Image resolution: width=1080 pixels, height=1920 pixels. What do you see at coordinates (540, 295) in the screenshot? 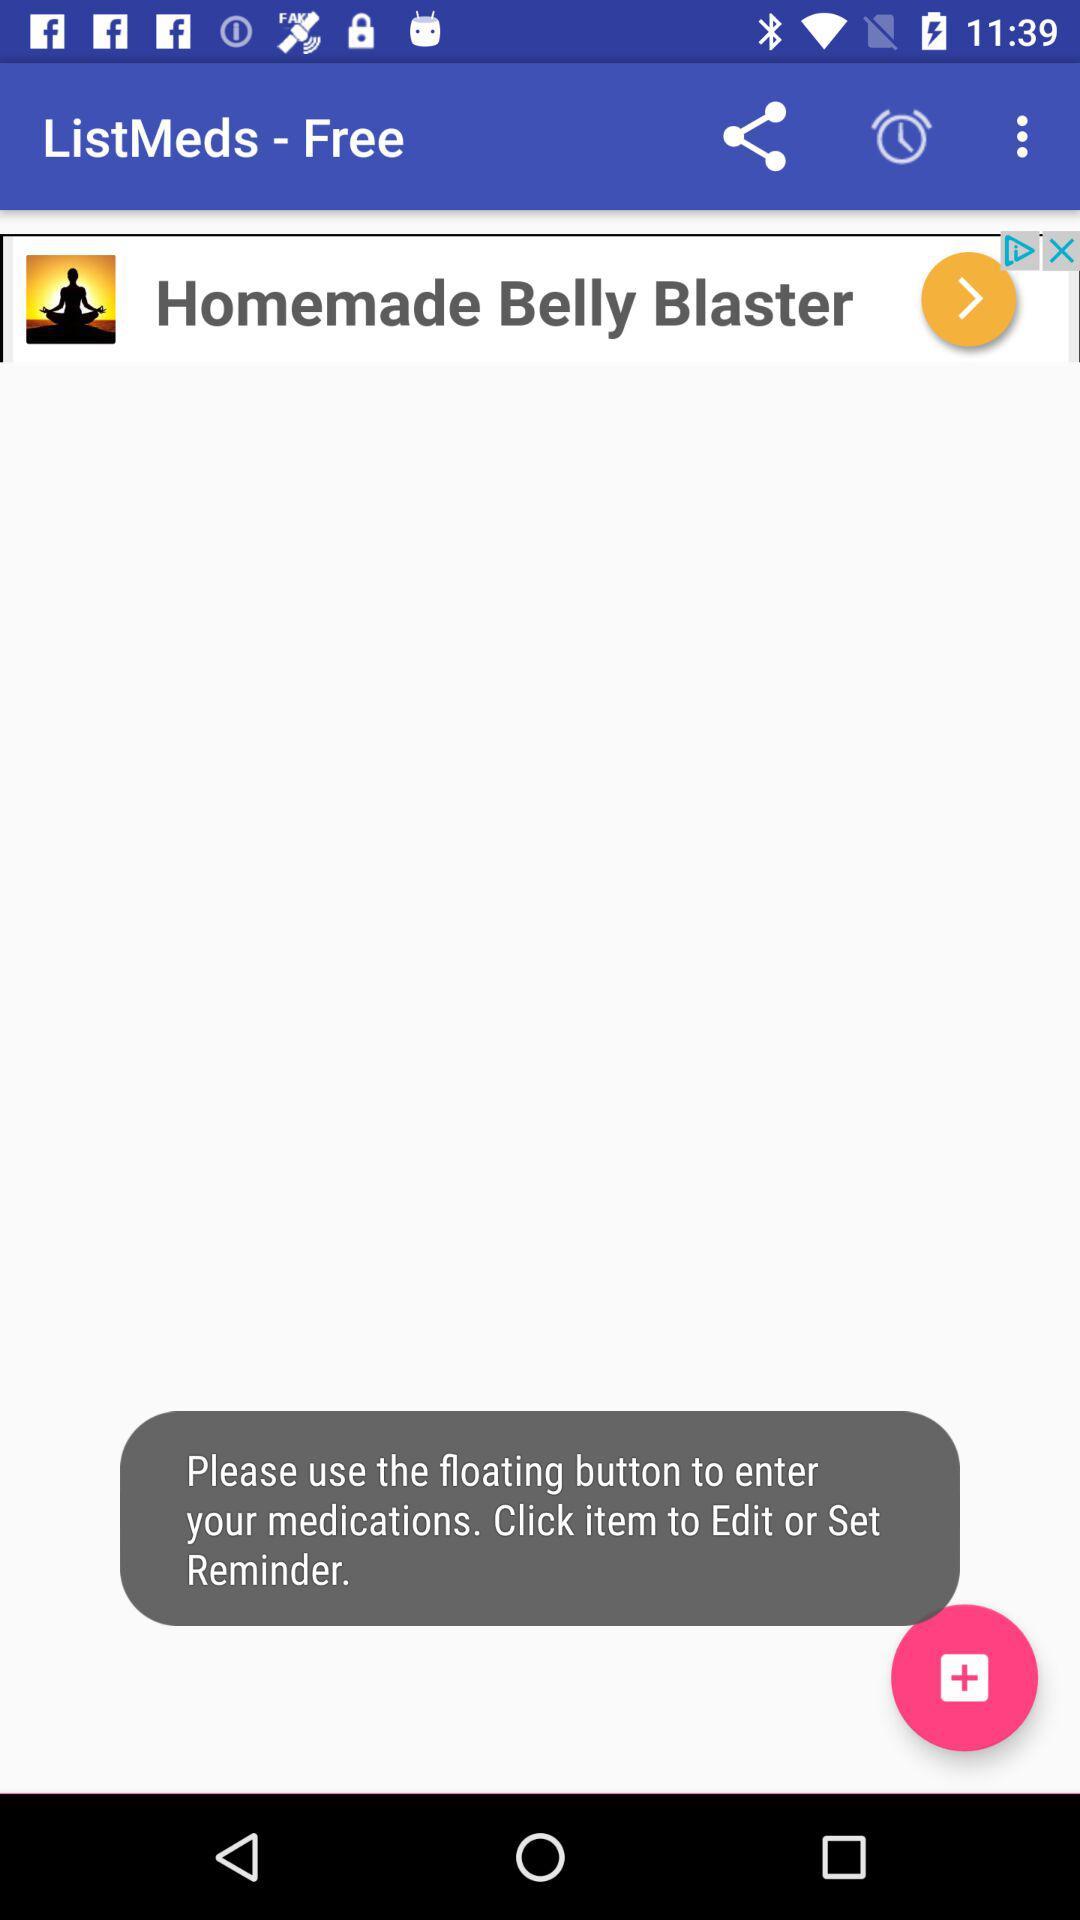
I see `open advertisement` at bounding box center [540, 295].